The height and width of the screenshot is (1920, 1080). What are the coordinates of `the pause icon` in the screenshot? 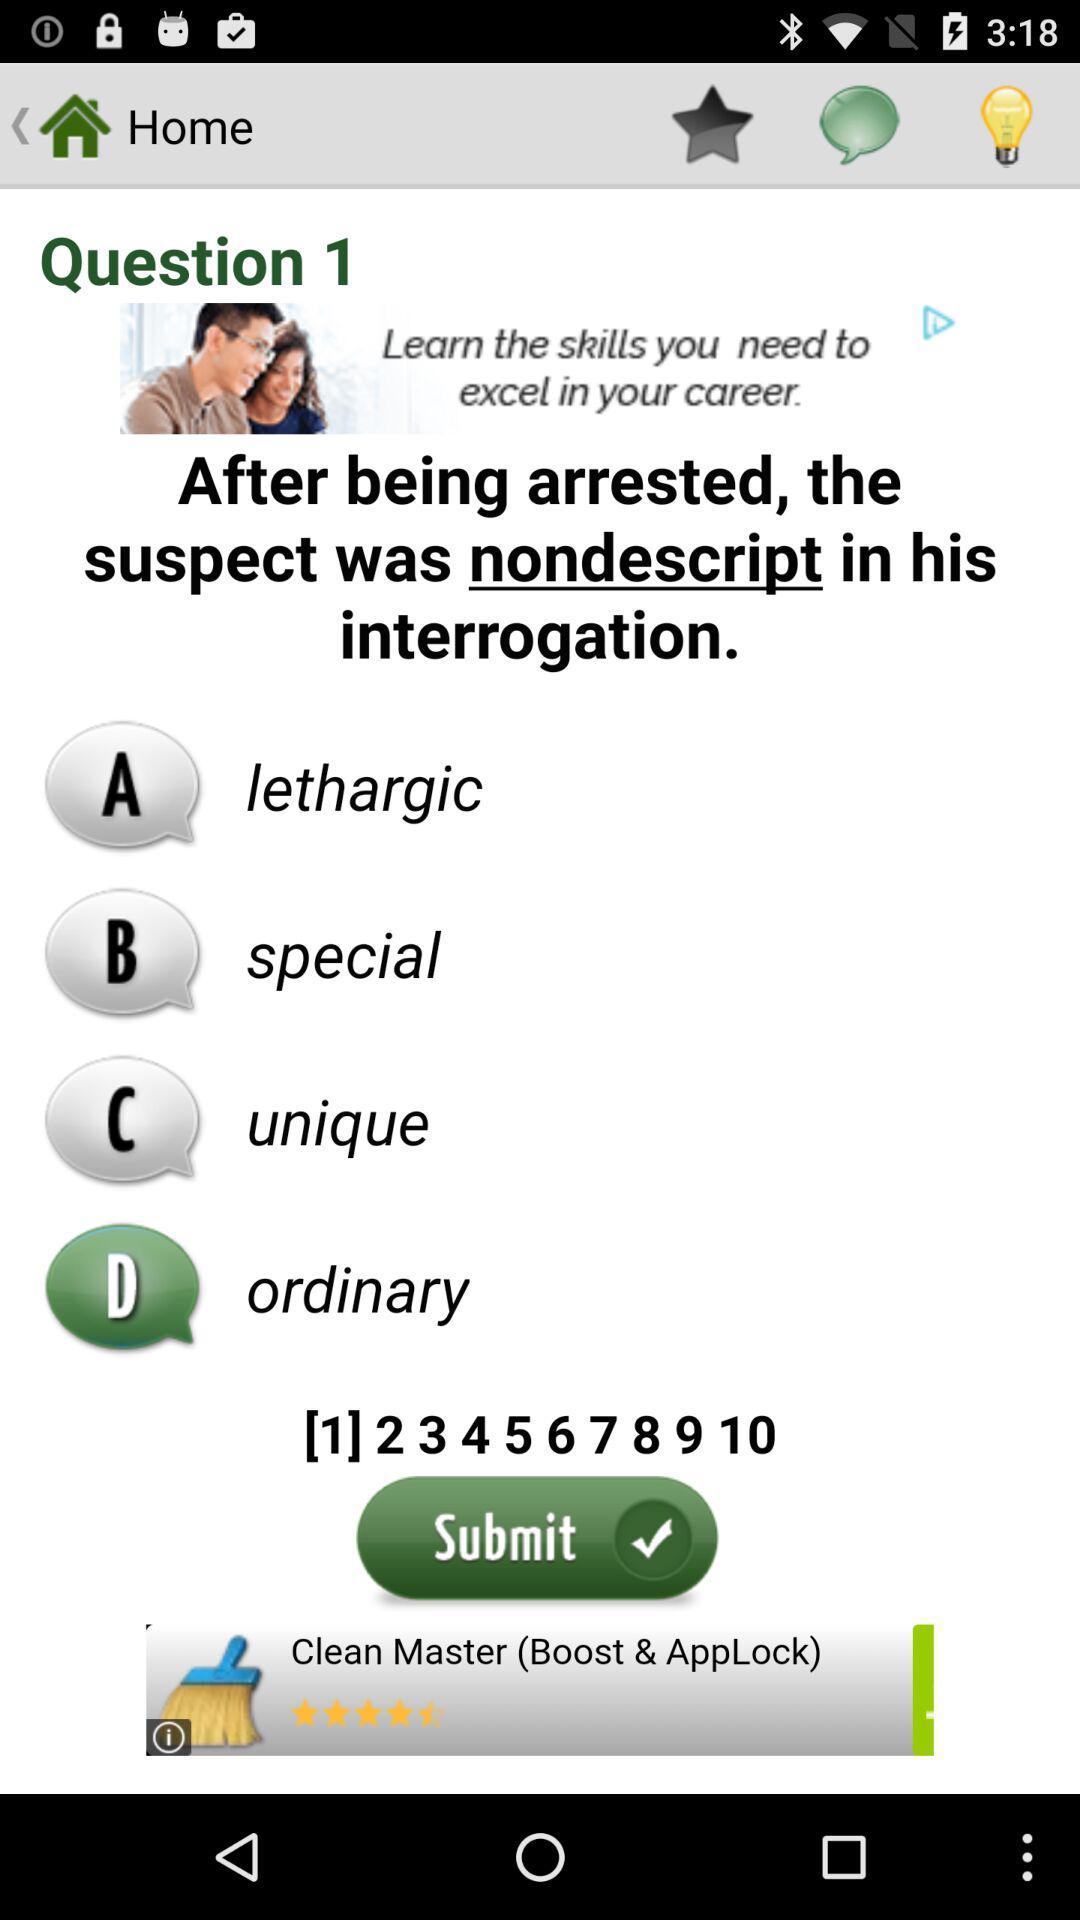 It's located at (123, 1377).